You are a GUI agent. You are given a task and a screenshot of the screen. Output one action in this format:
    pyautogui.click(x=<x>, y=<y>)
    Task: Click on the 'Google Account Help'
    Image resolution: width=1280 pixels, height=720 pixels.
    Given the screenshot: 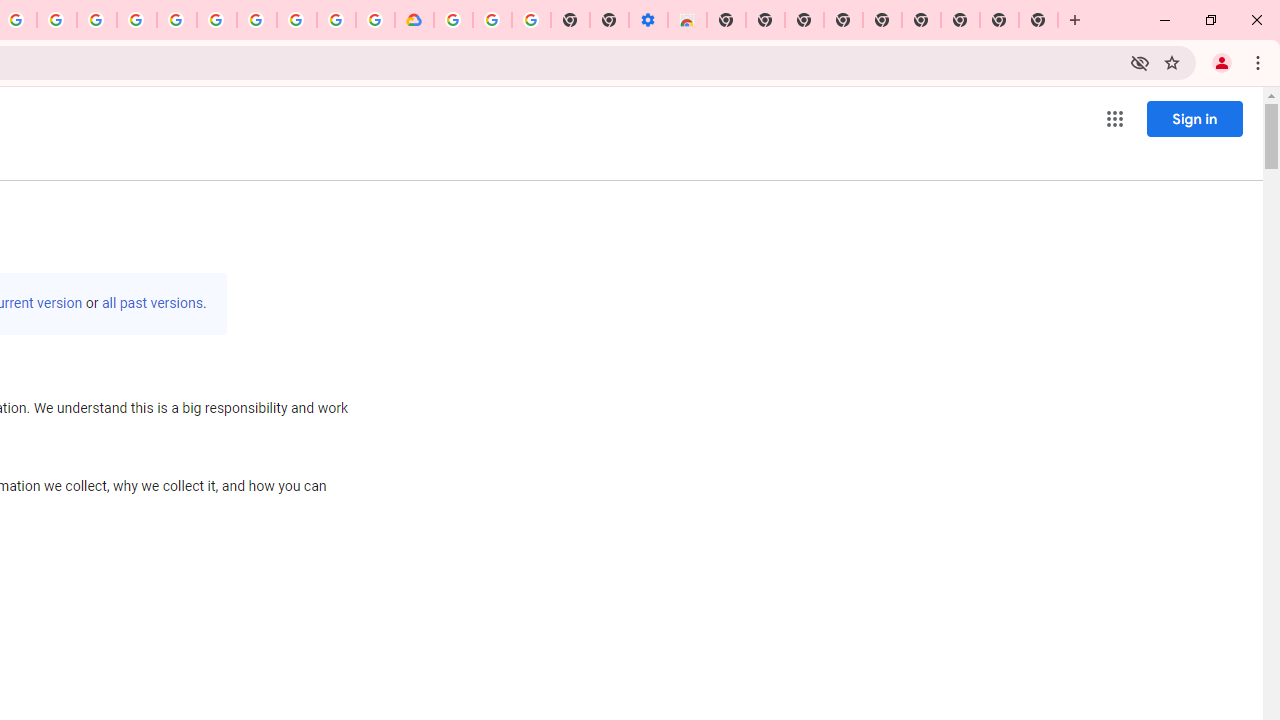 What is the action you would take?
    pyautogui.click(x=492, y=20)
    